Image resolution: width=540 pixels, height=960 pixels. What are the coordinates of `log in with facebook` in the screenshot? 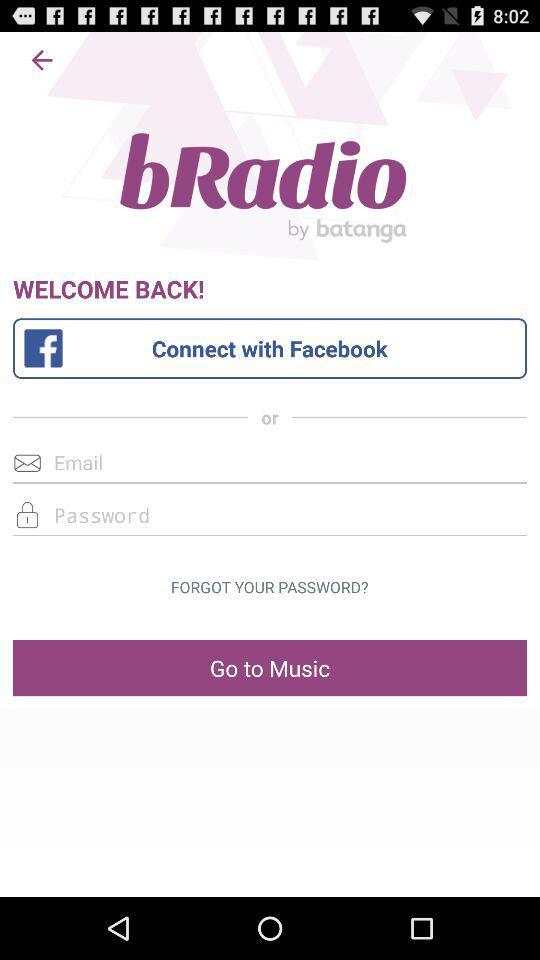 It's located at (270, 348).